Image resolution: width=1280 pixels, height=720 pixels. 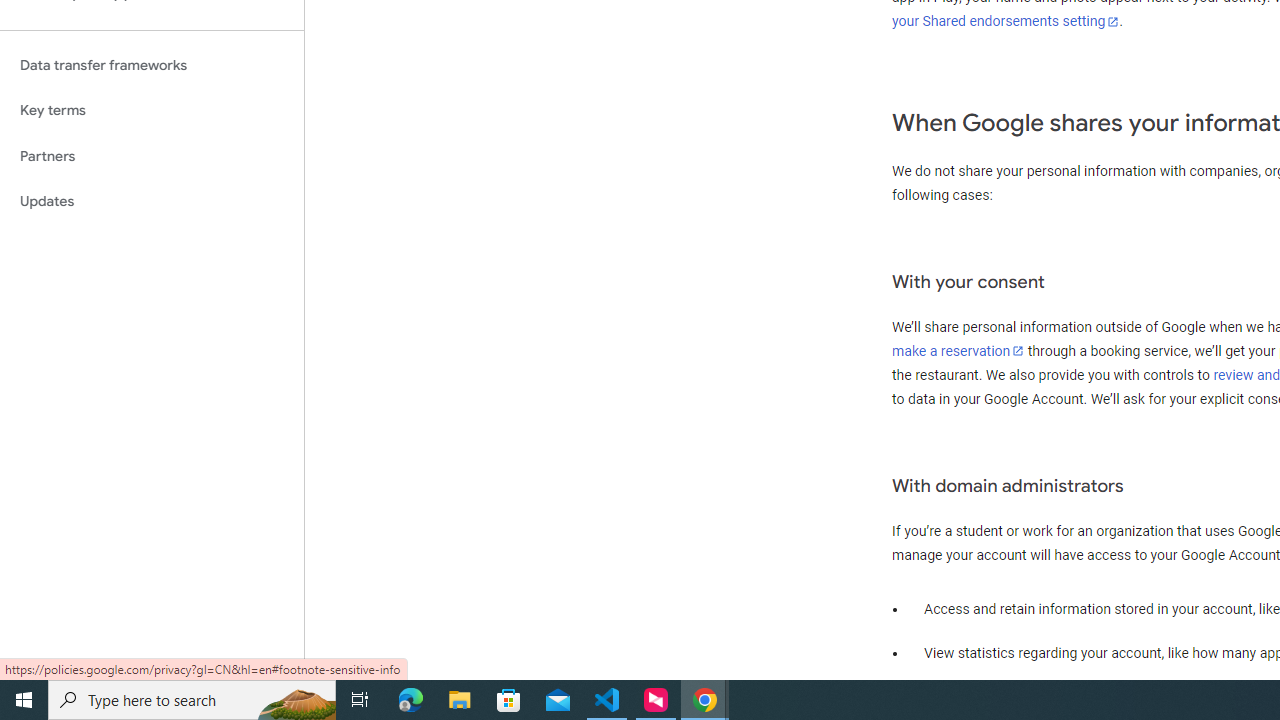 What do you see at coordinates (151, 155) in the screenshot?
I see `'Partners'` at bounding box center [151, 155].